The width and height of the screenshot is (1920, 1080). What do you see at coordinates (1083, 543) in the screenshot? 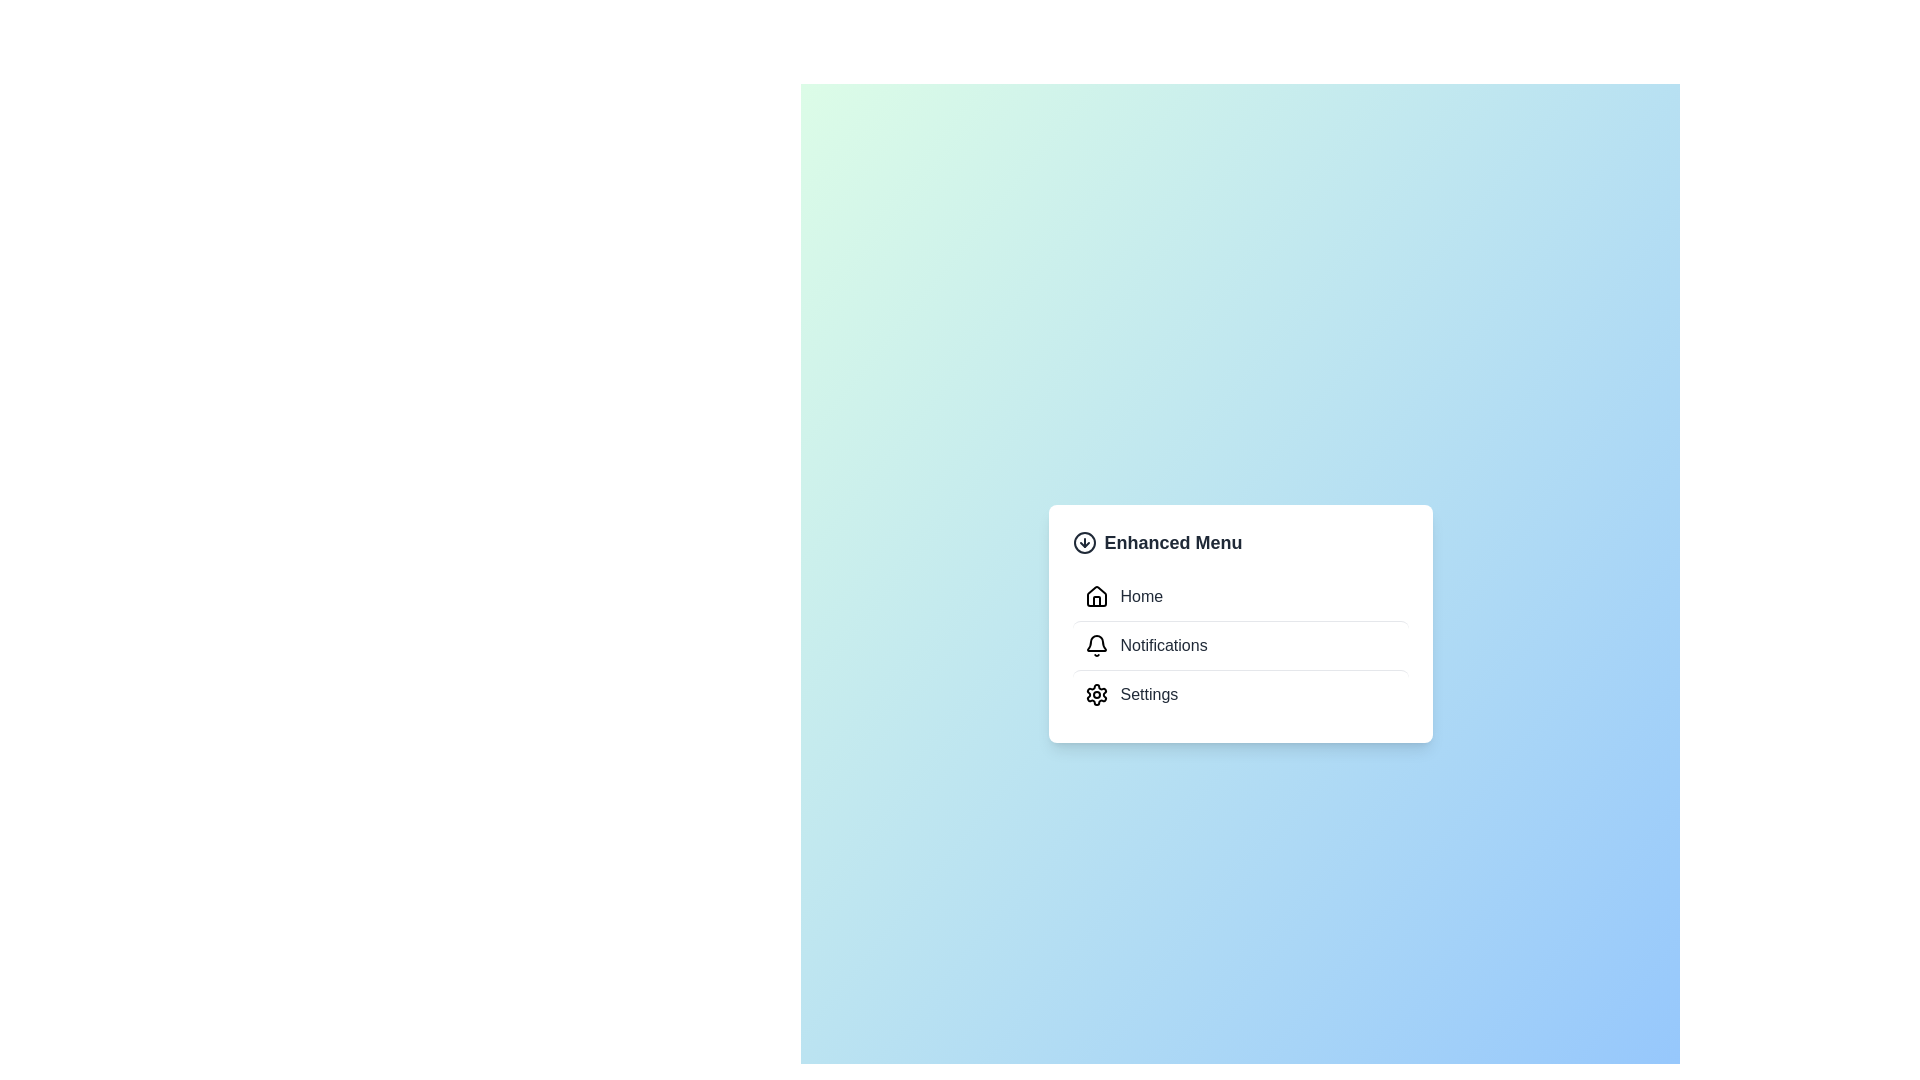
I see `title icon to reveal potential actions` at bounding box center [1083, 543].